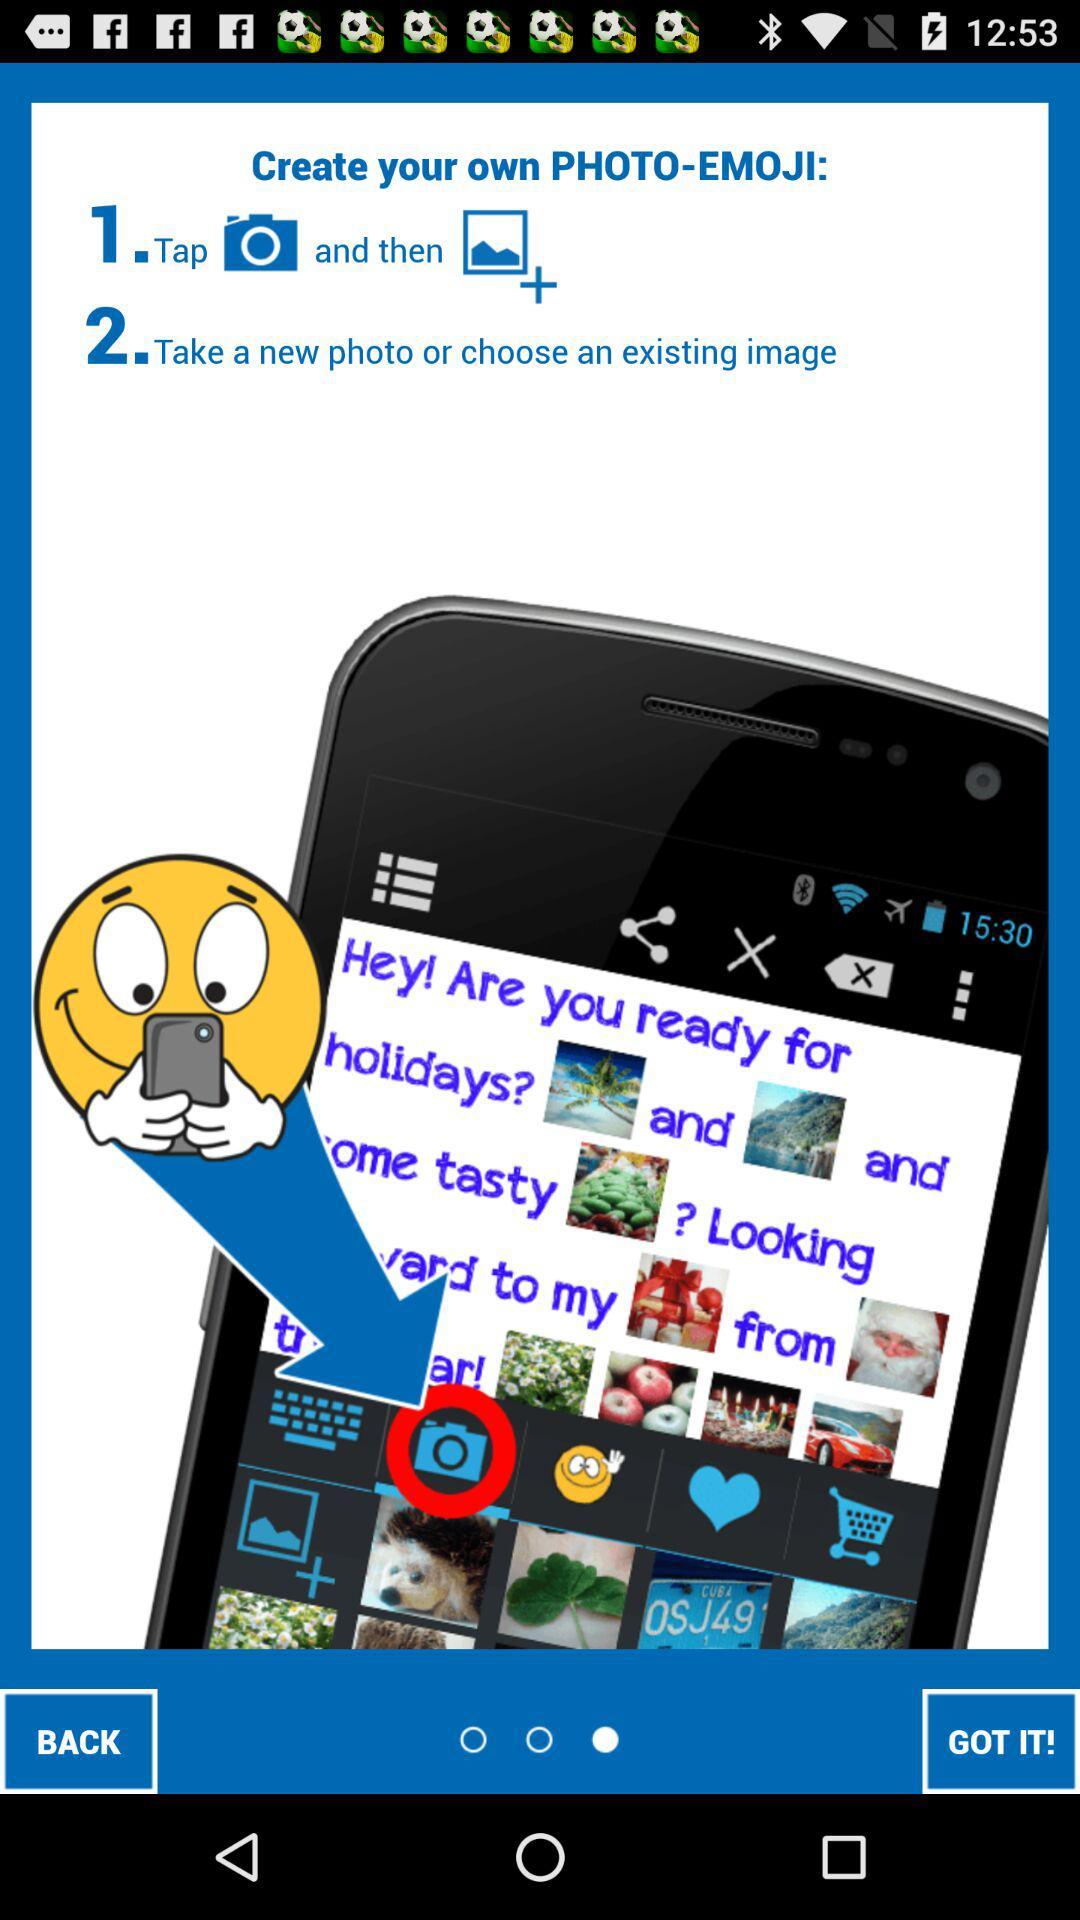 Image resolution: width=1080 pixels, height=1920 pixels. I want to click on the got it!, so click(1001, 1740).